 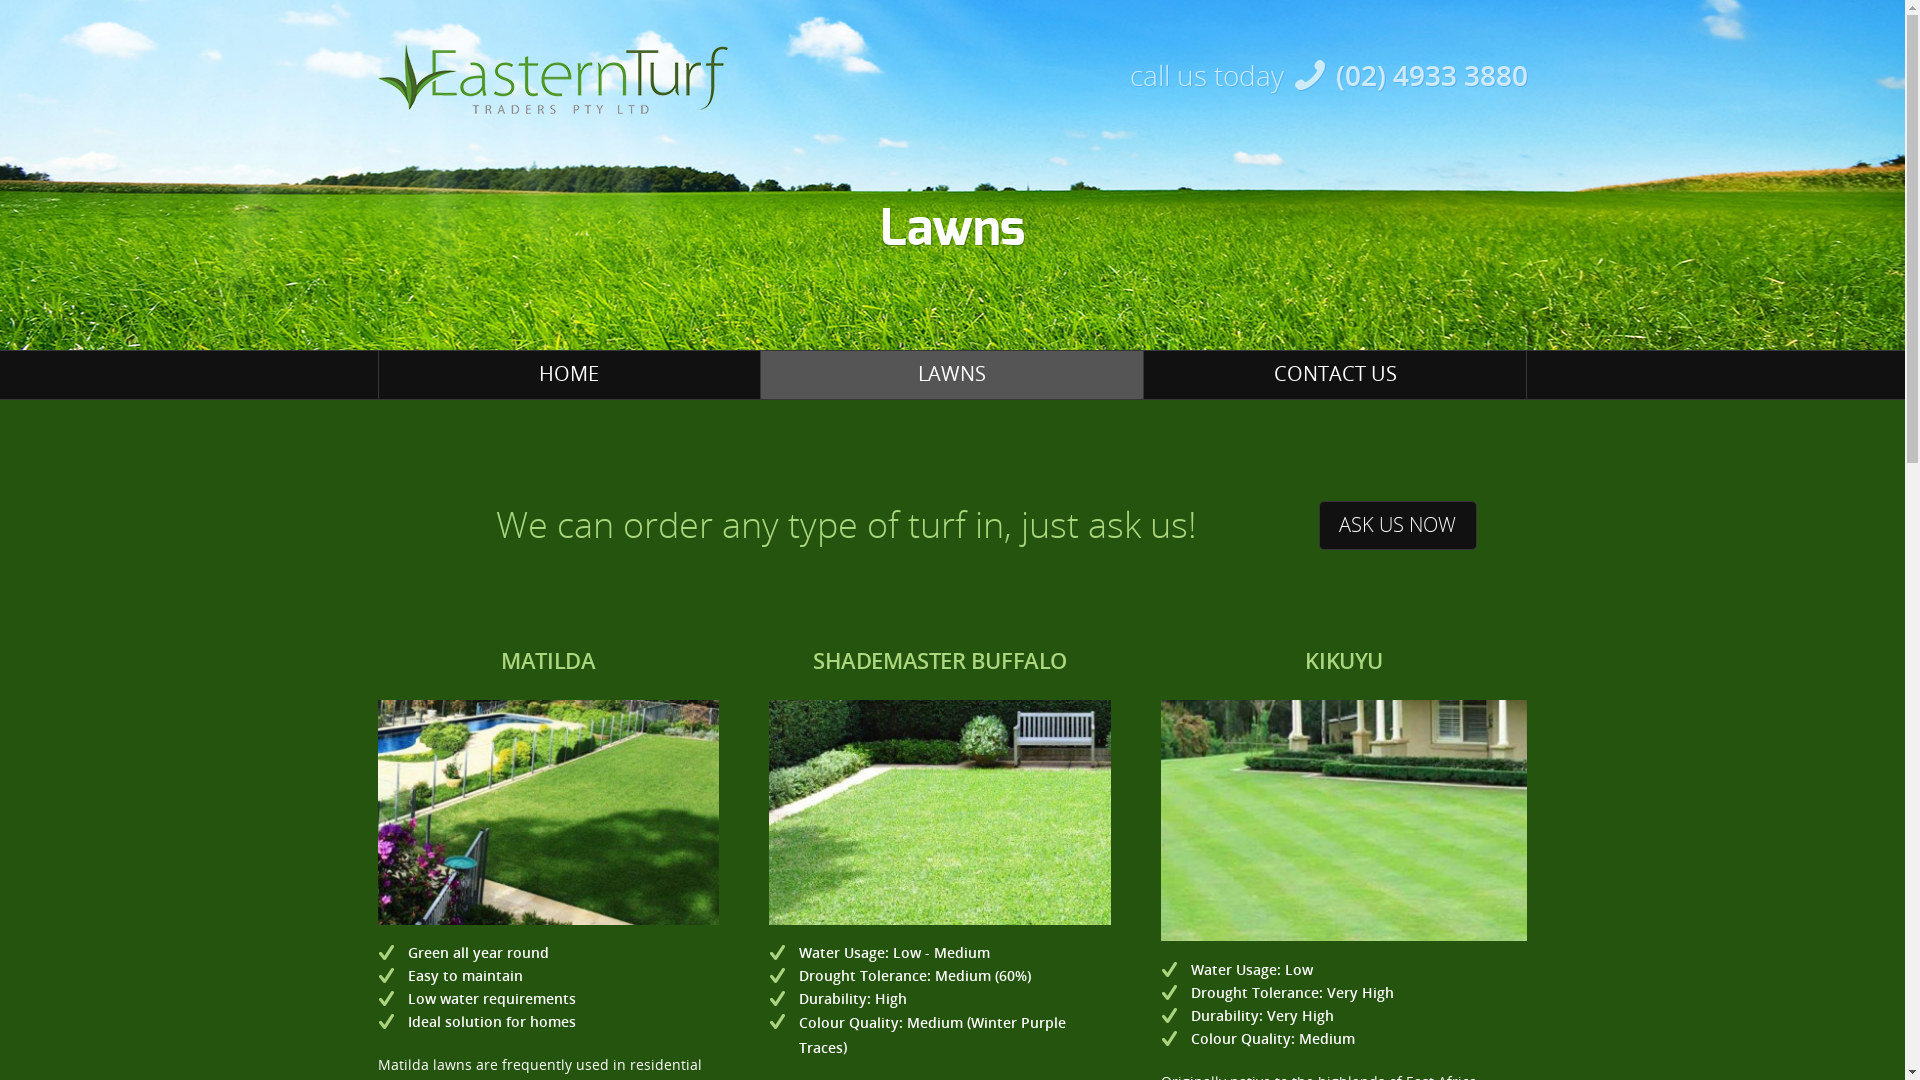 What do you see at coordinates (1397, 524) in the screenshot?
I see `'ASK US NOW'` at bounding box center [1397, 524].